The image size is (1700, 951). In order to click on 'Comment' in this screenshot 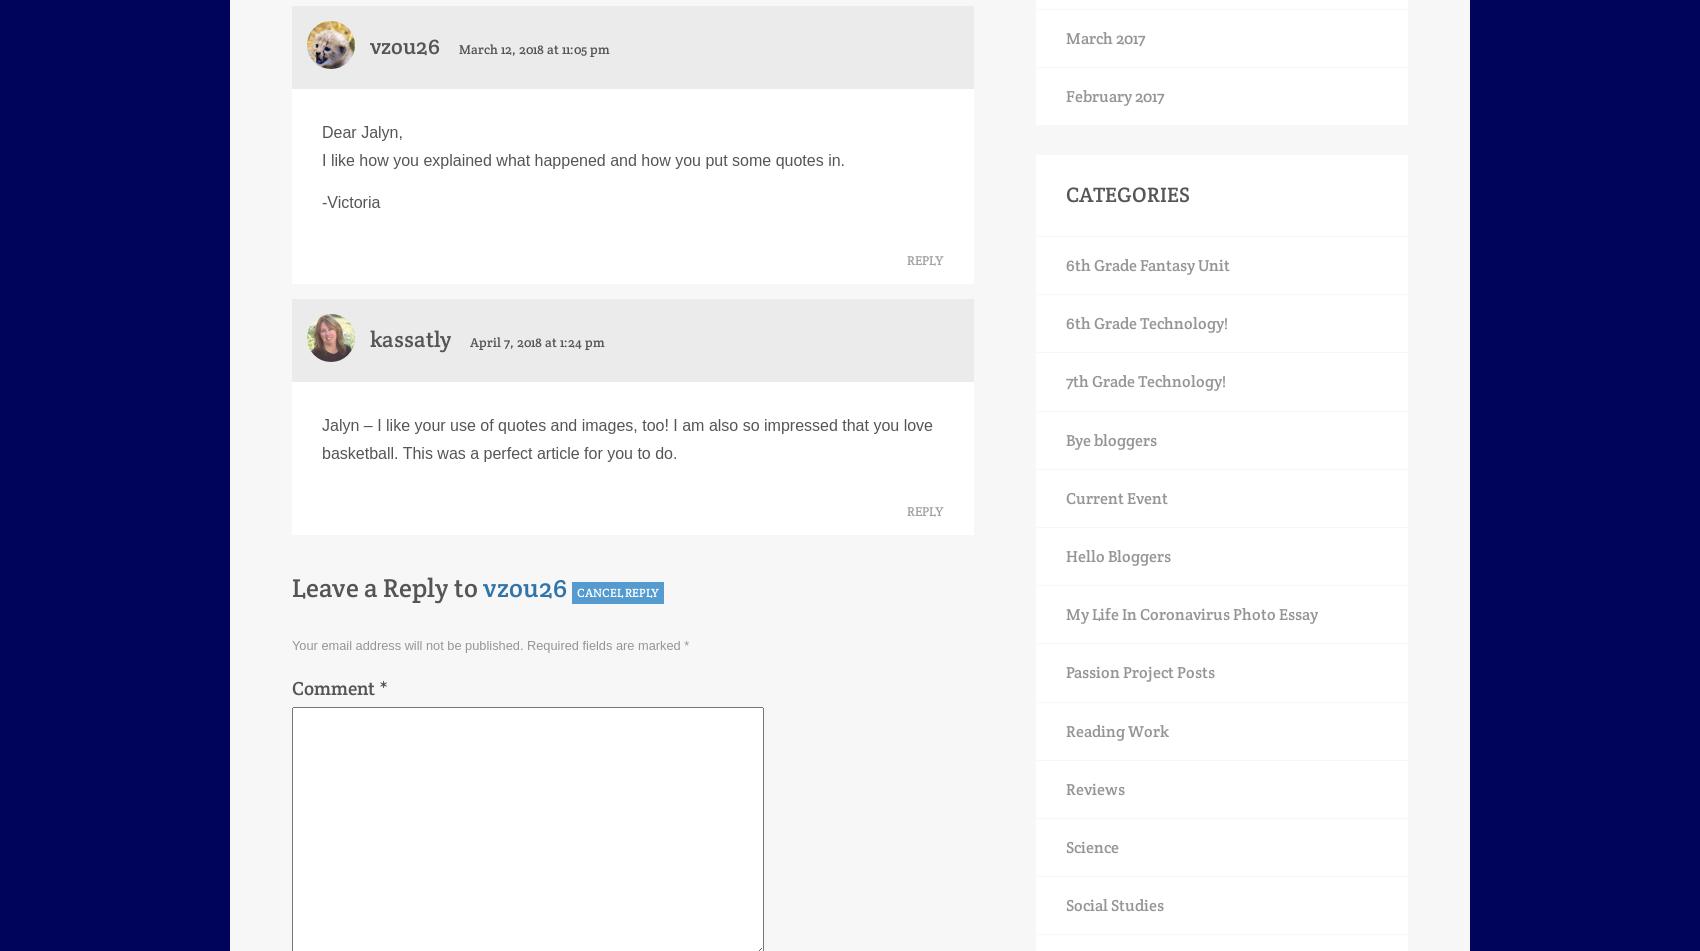, I will do `click(292, 686)`.